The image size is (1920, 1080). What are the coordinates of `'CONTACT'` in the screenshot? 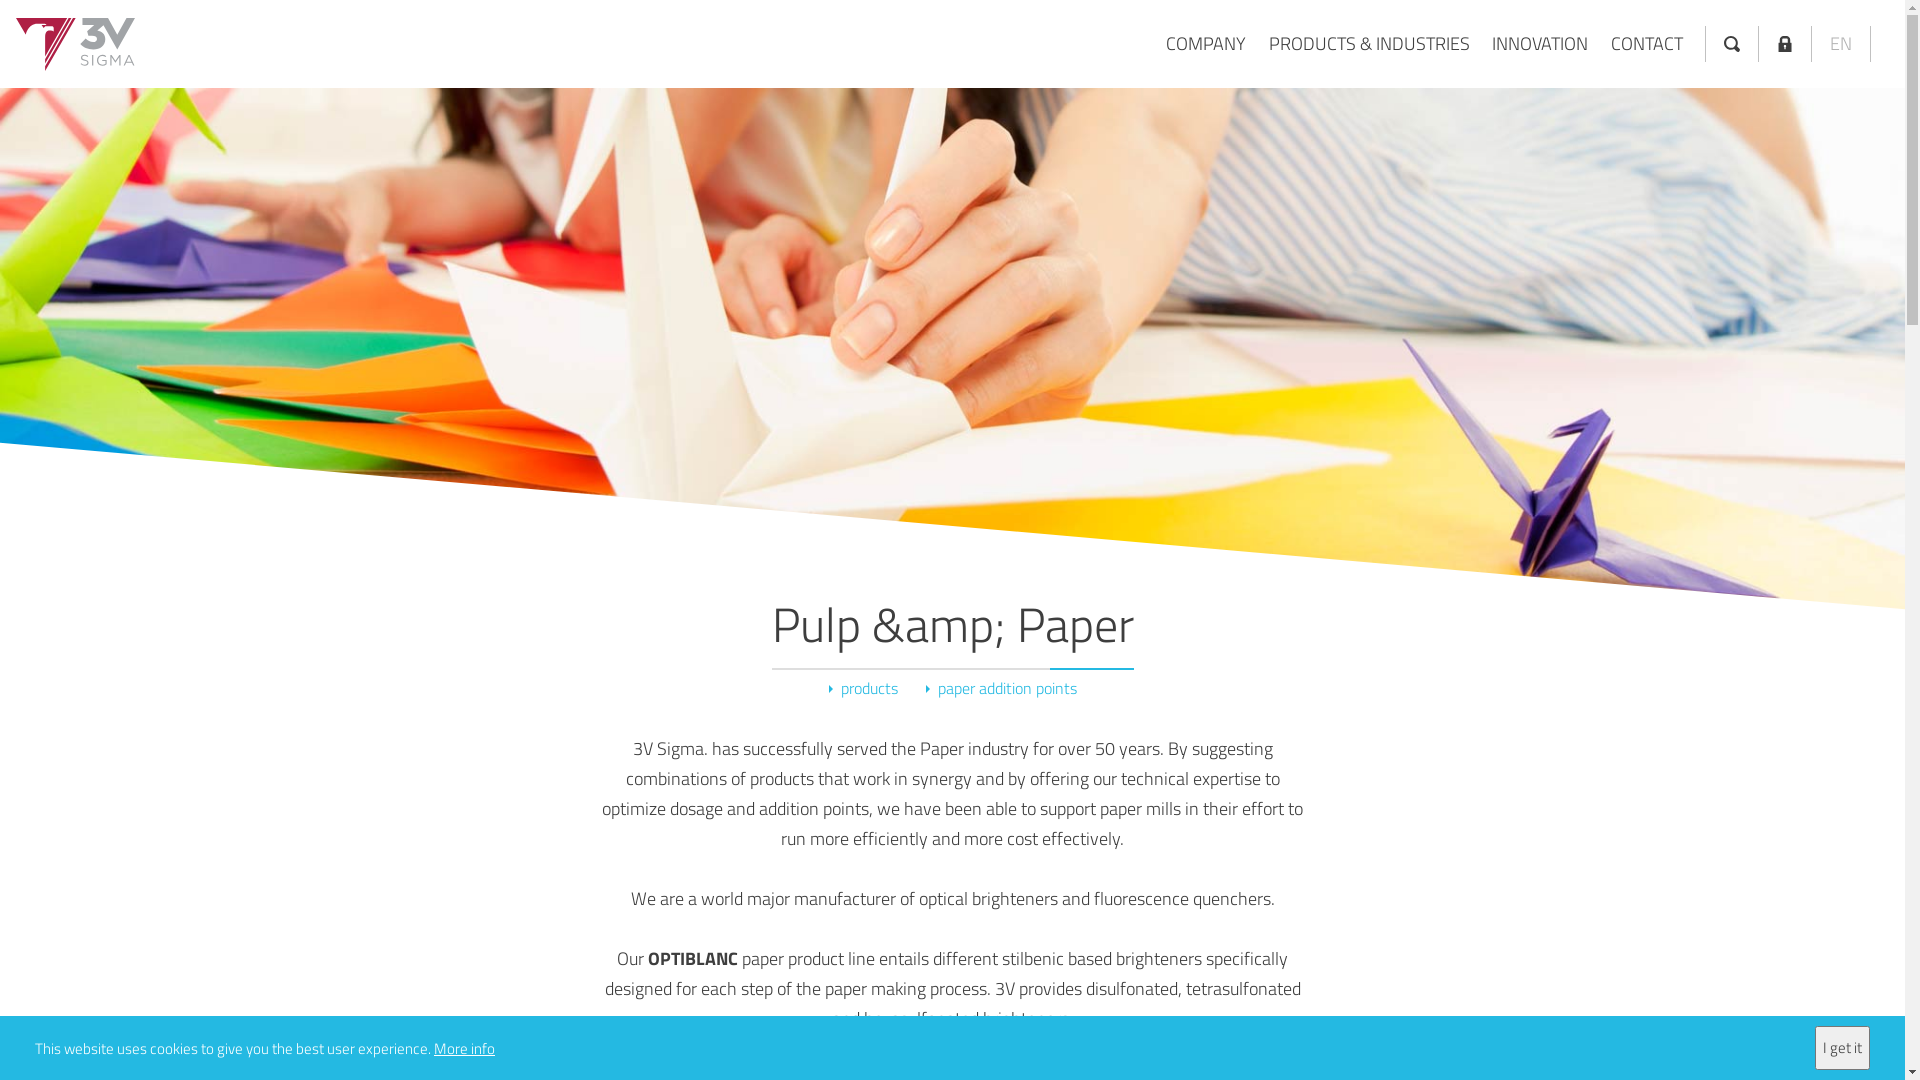 It's located at (1646, 43).